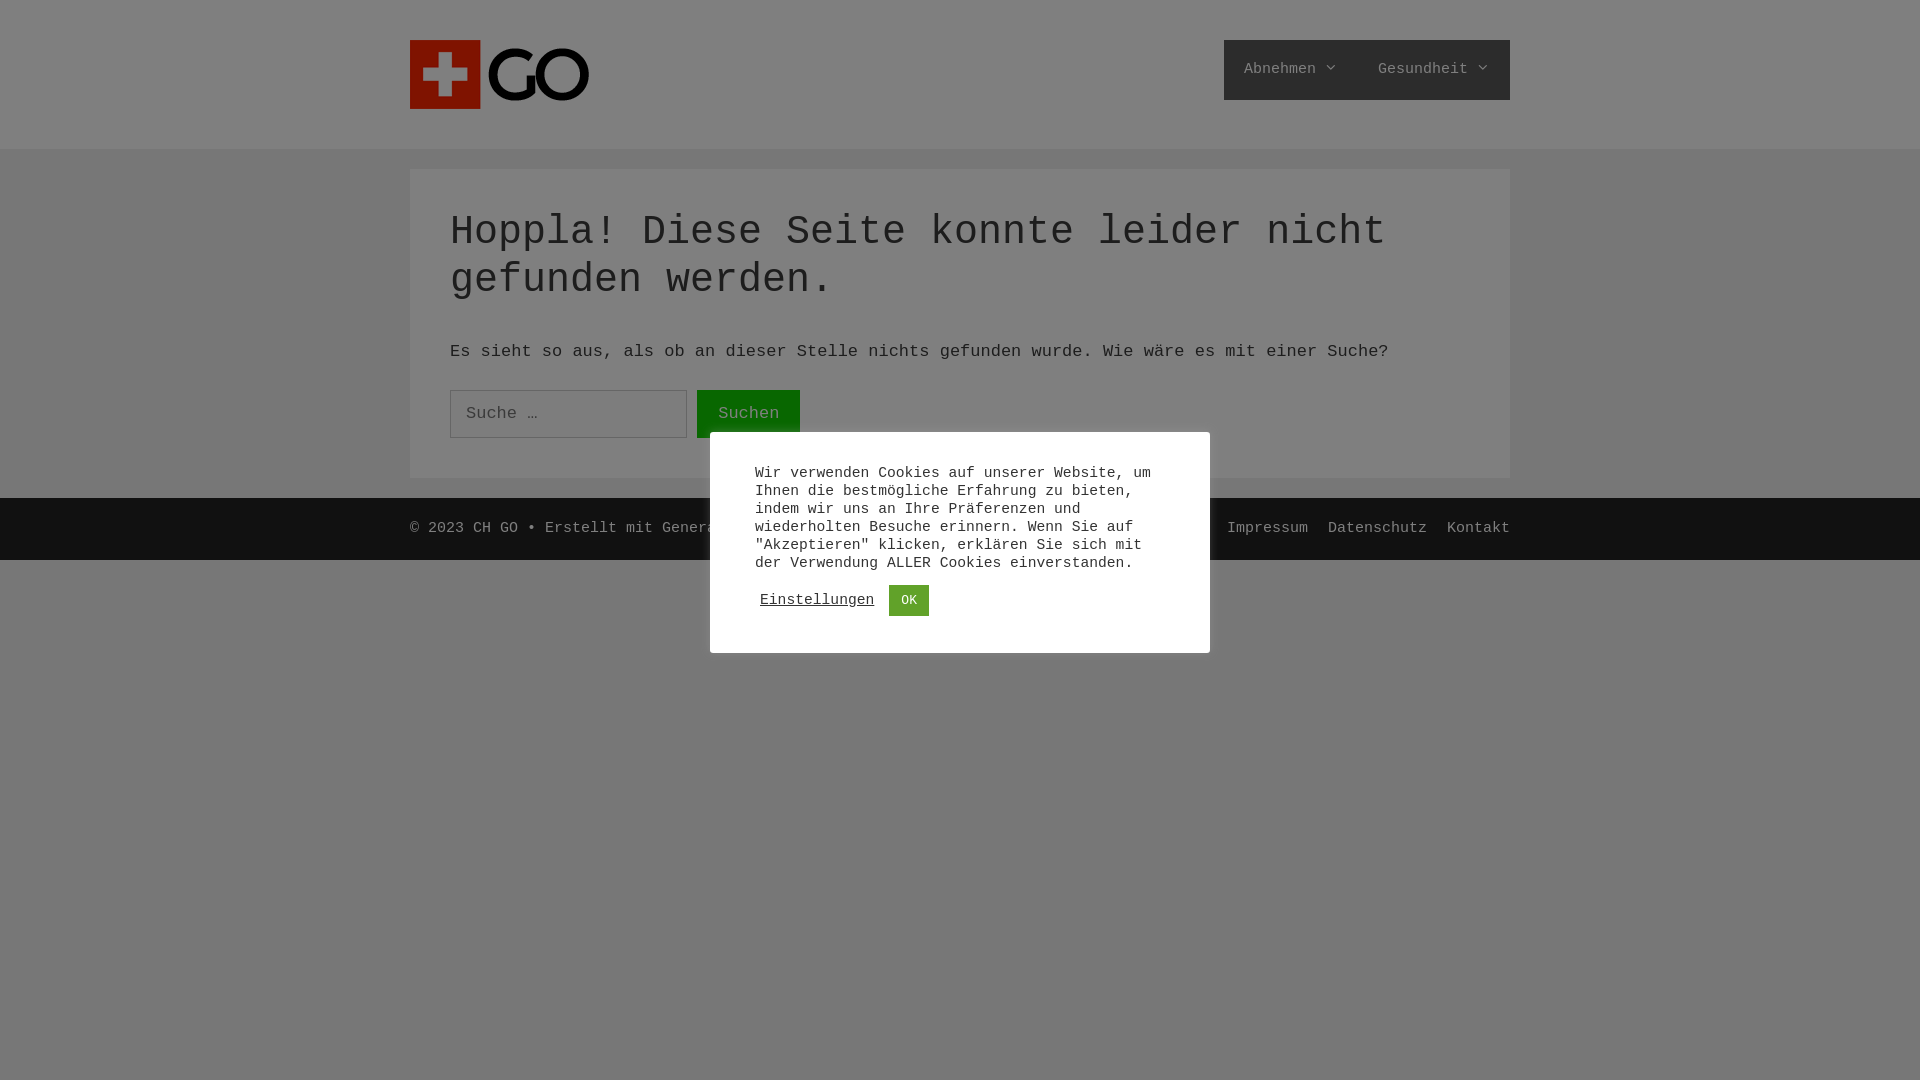 The image size is (1920, 1080). Describe the element at coordinates (720, 527) in the screenshot. I see `'GeneratePress'` at that location.